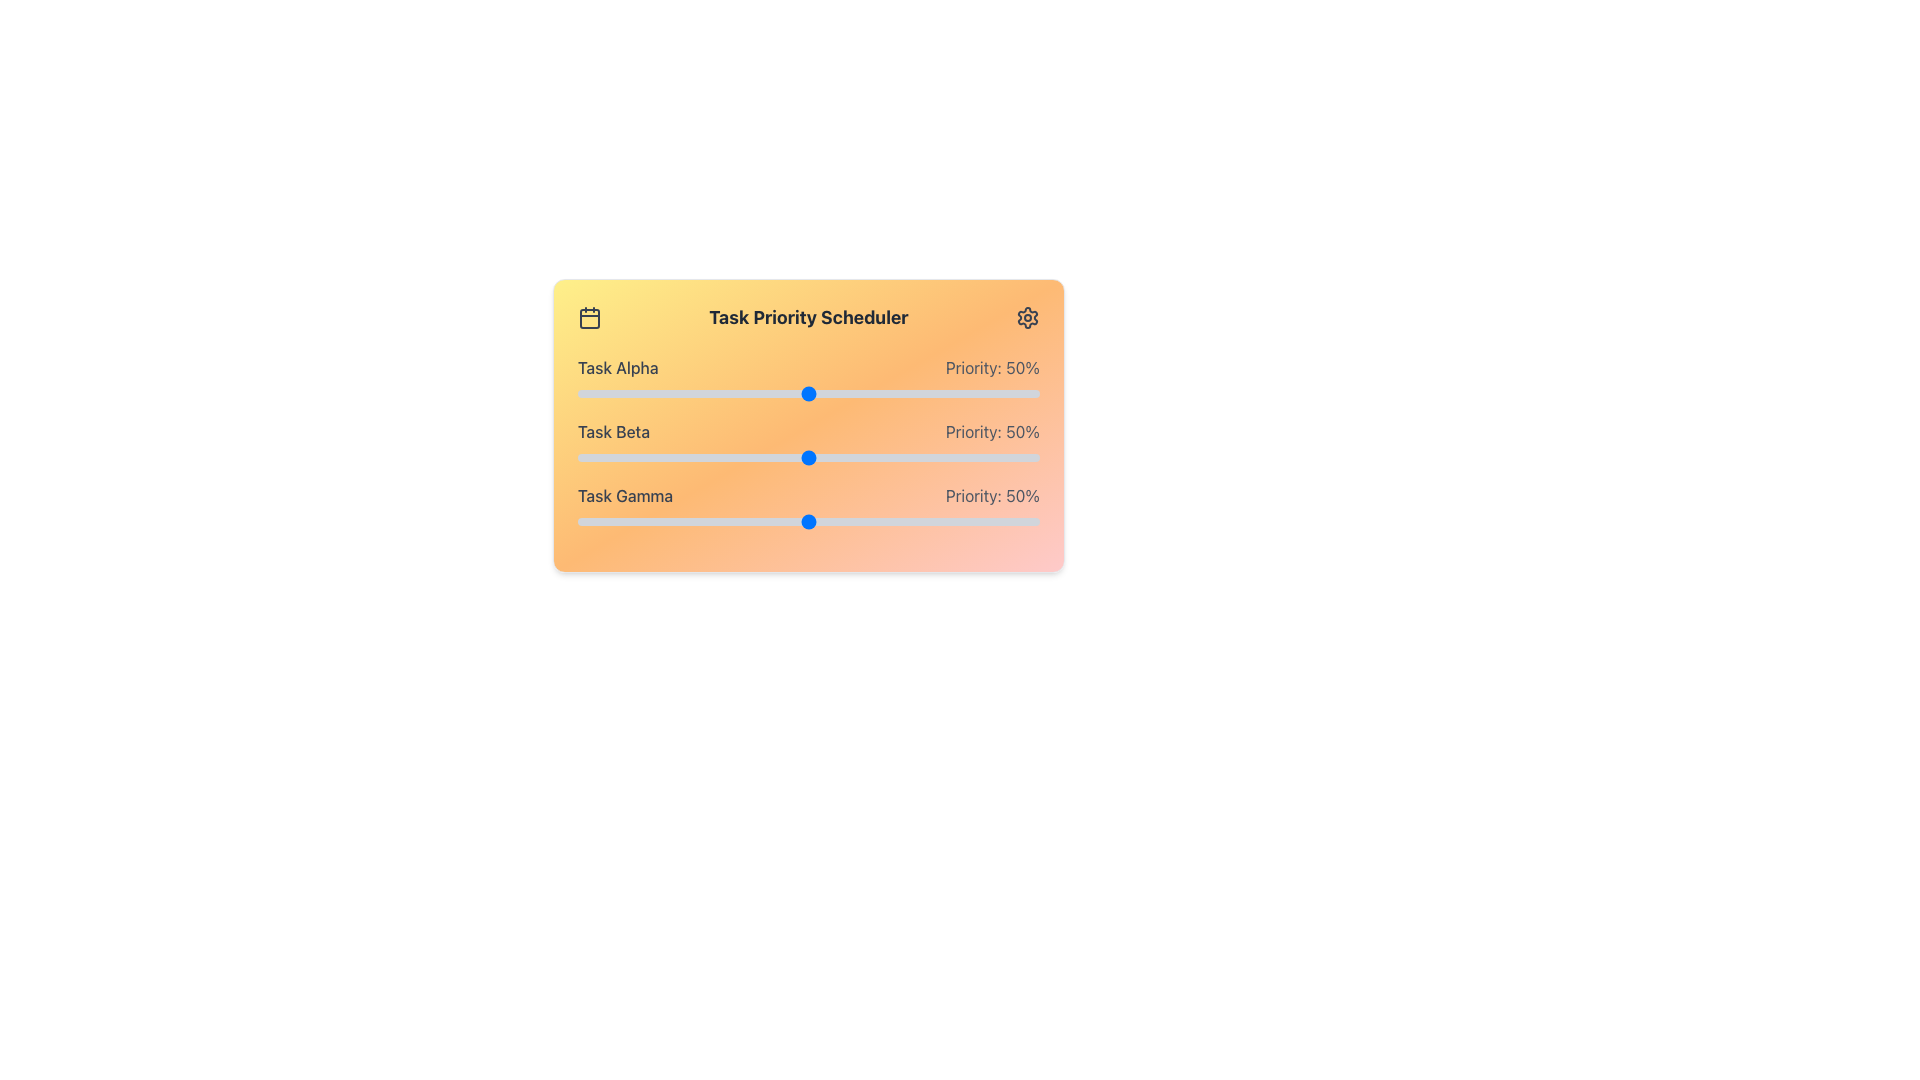 The height and width of the screenshot is (1080, 1920). I want to click on the "Task Beta" priority, so click(941, 458).